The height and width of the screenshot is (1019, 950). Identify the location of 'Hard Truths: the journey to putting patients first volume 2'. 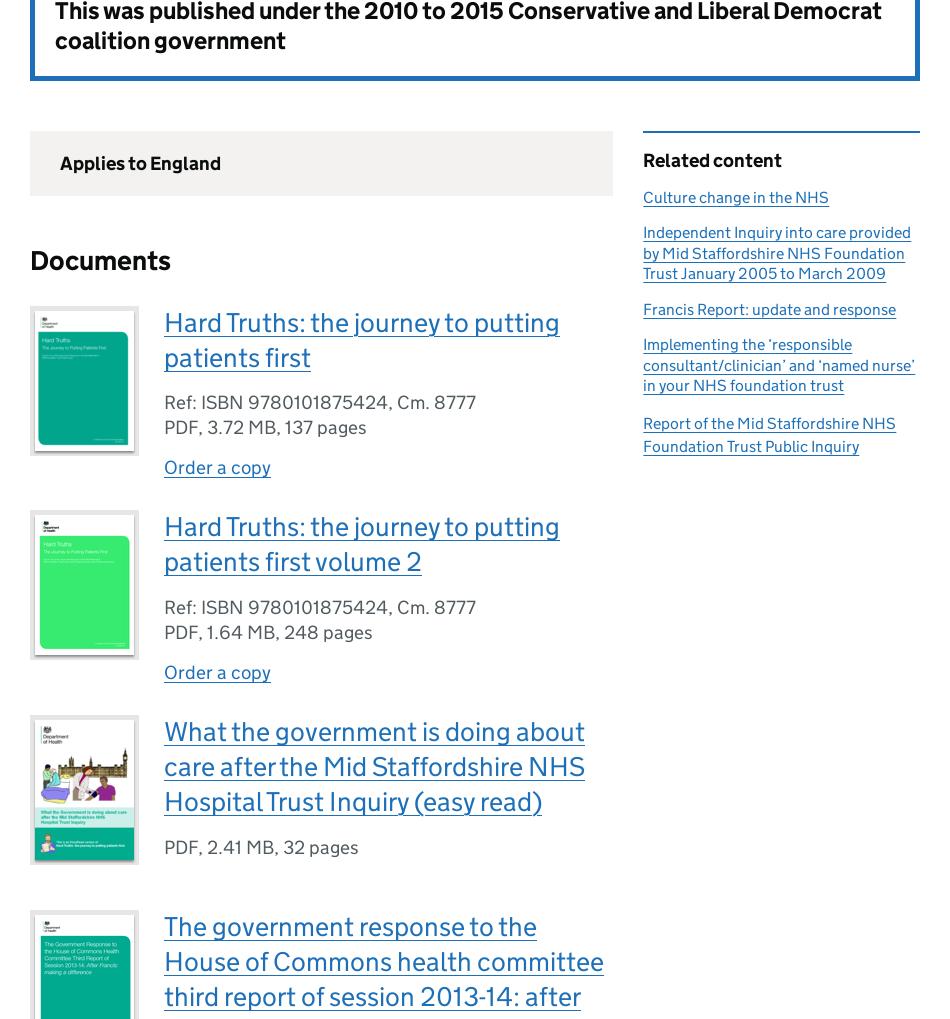
(361, 544).